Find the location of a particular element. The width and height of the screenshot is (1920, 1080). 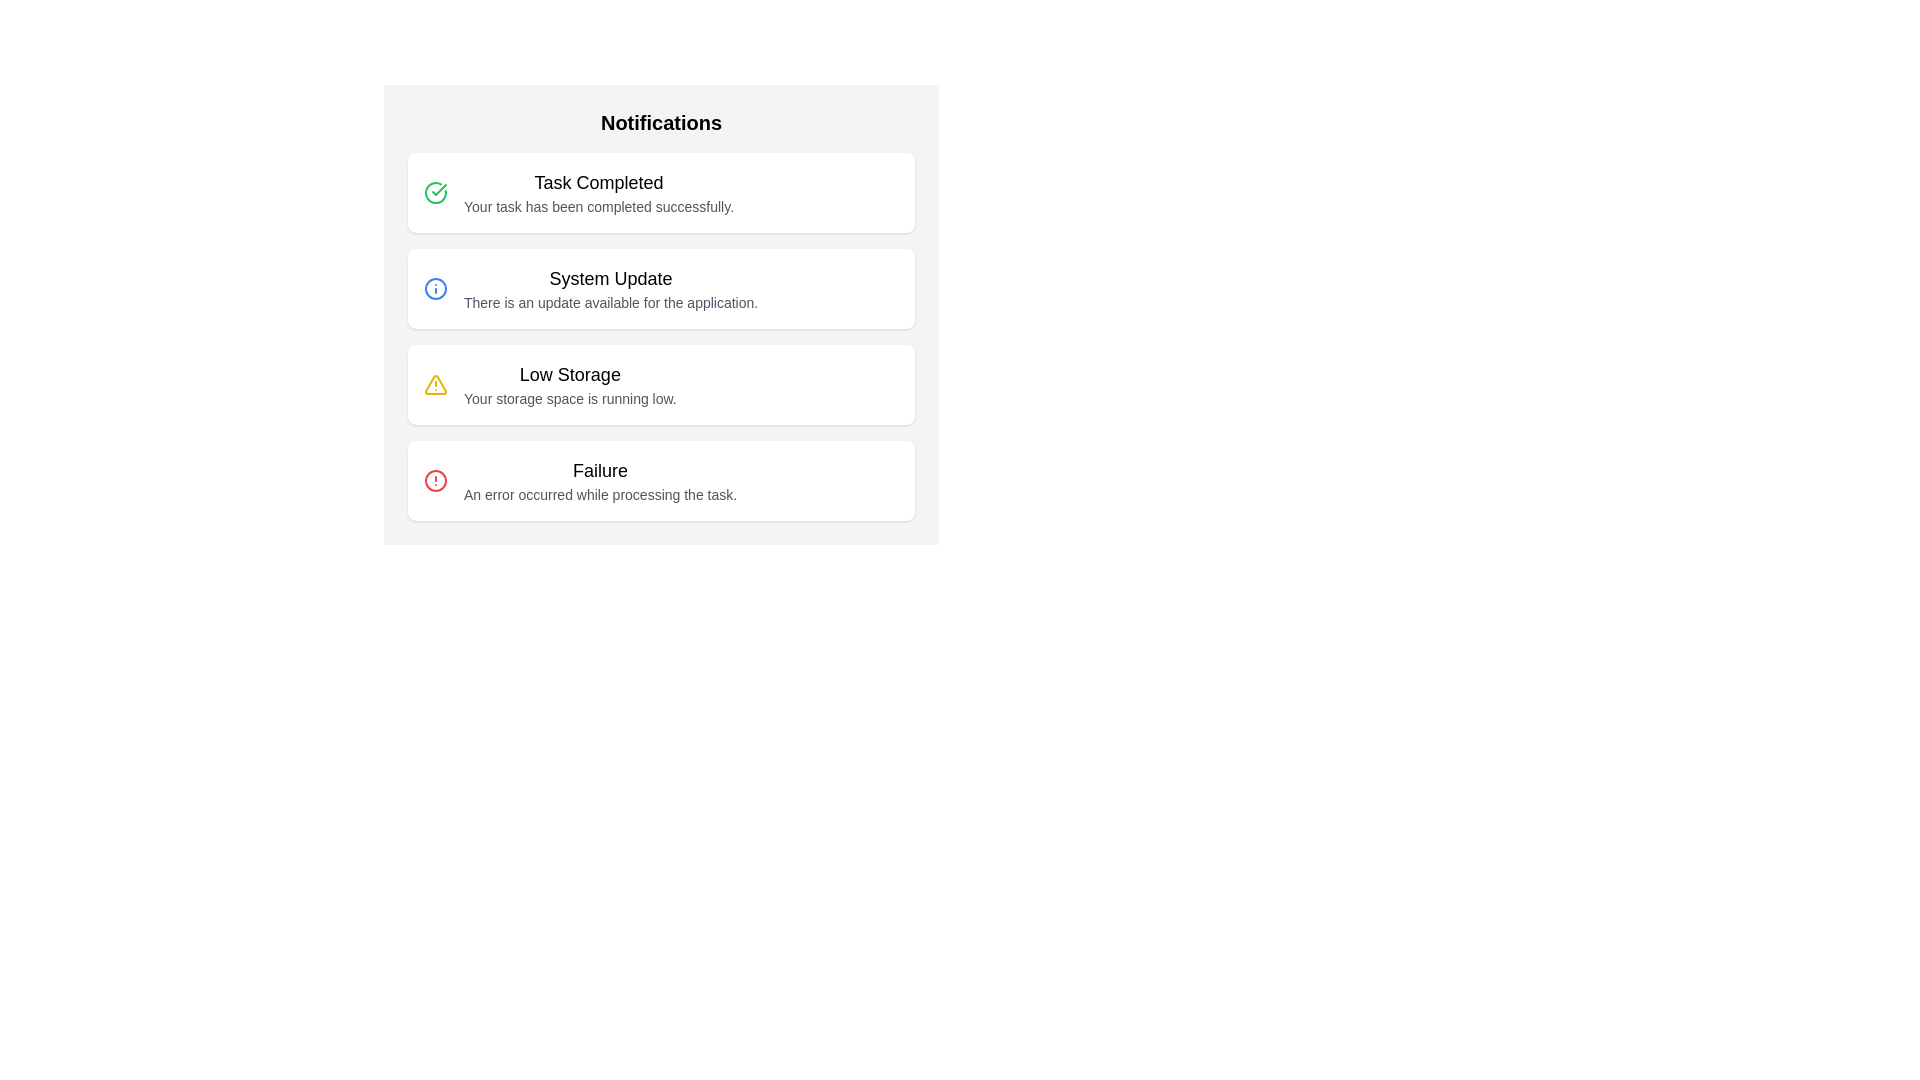

the alert icon indicating a failure, which is positioned in the 'Failure' notification box, adjacent to the text 'Failure' and 'An error occurred while processing the task.' is located at coordinates (435, 481).